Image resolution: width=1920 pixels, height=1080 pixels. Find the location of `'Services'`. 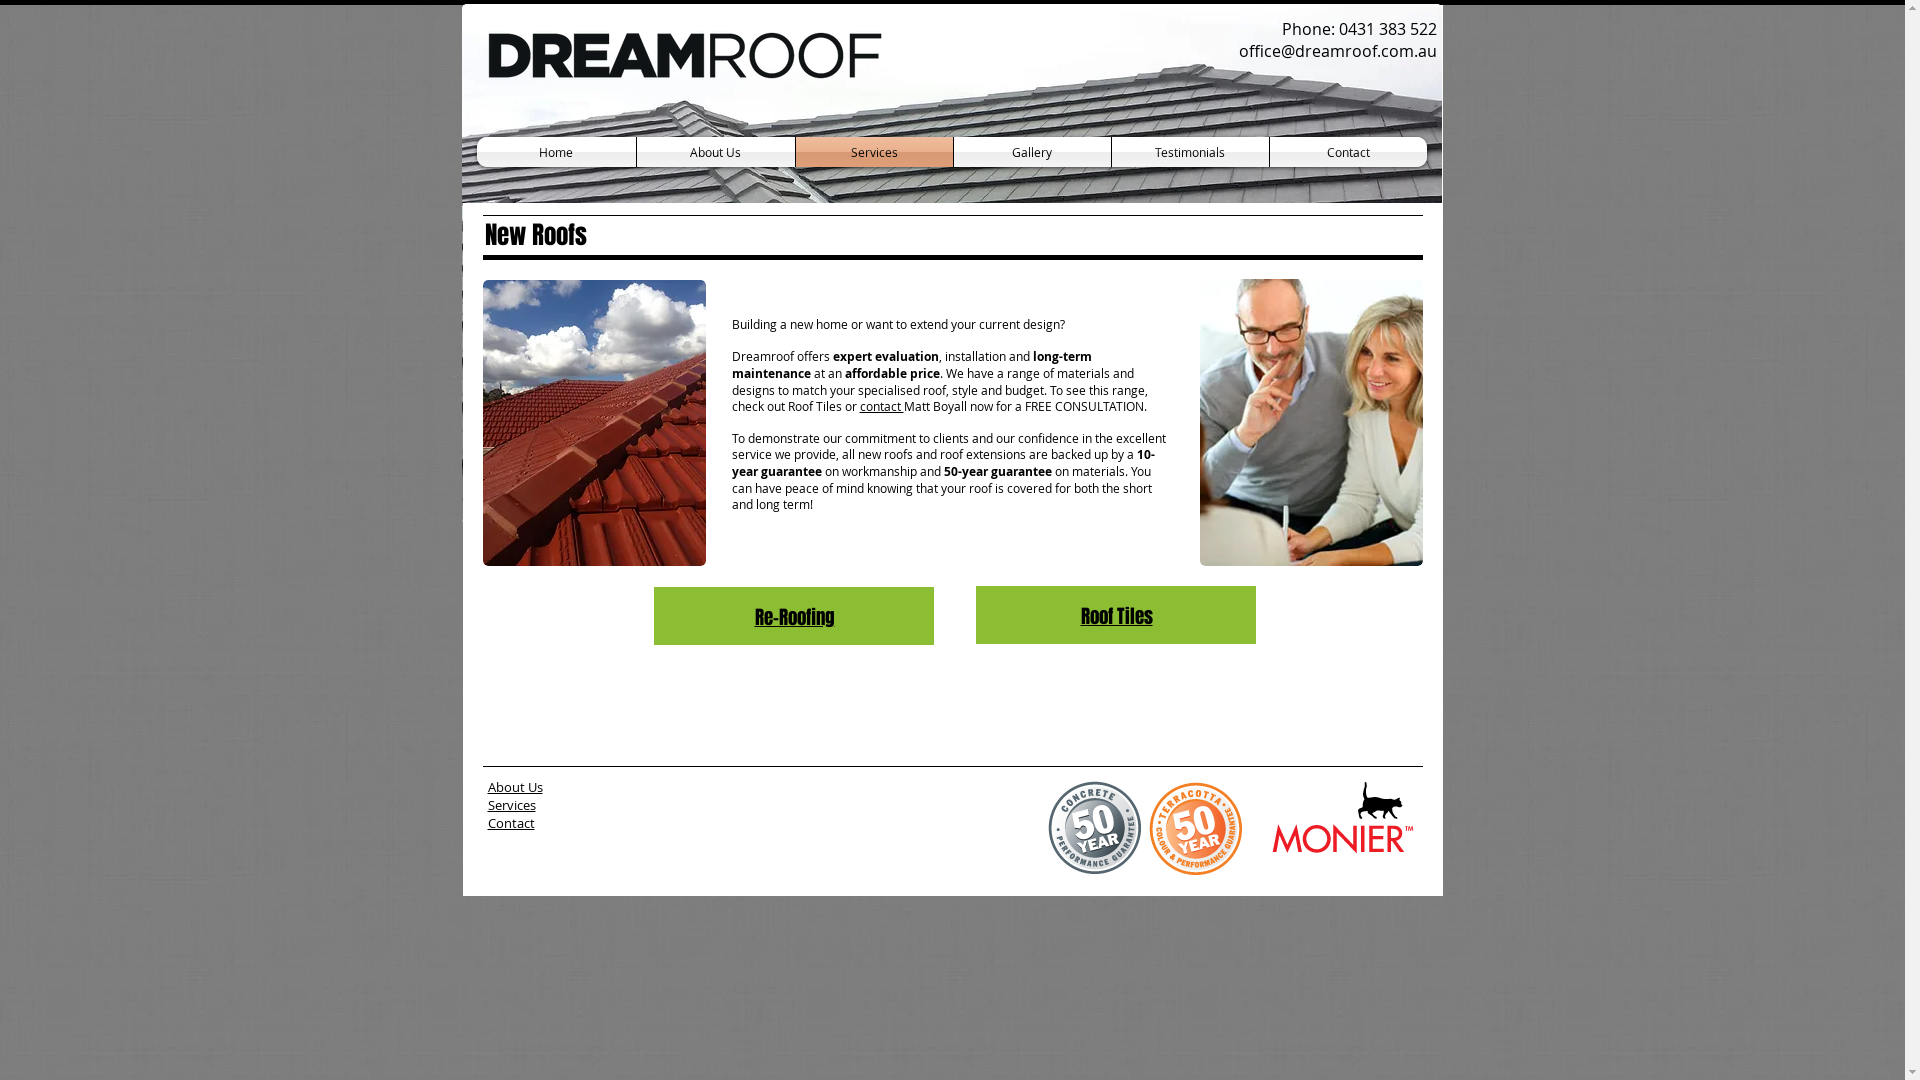

'Services' is located at coordinates (874, 150).